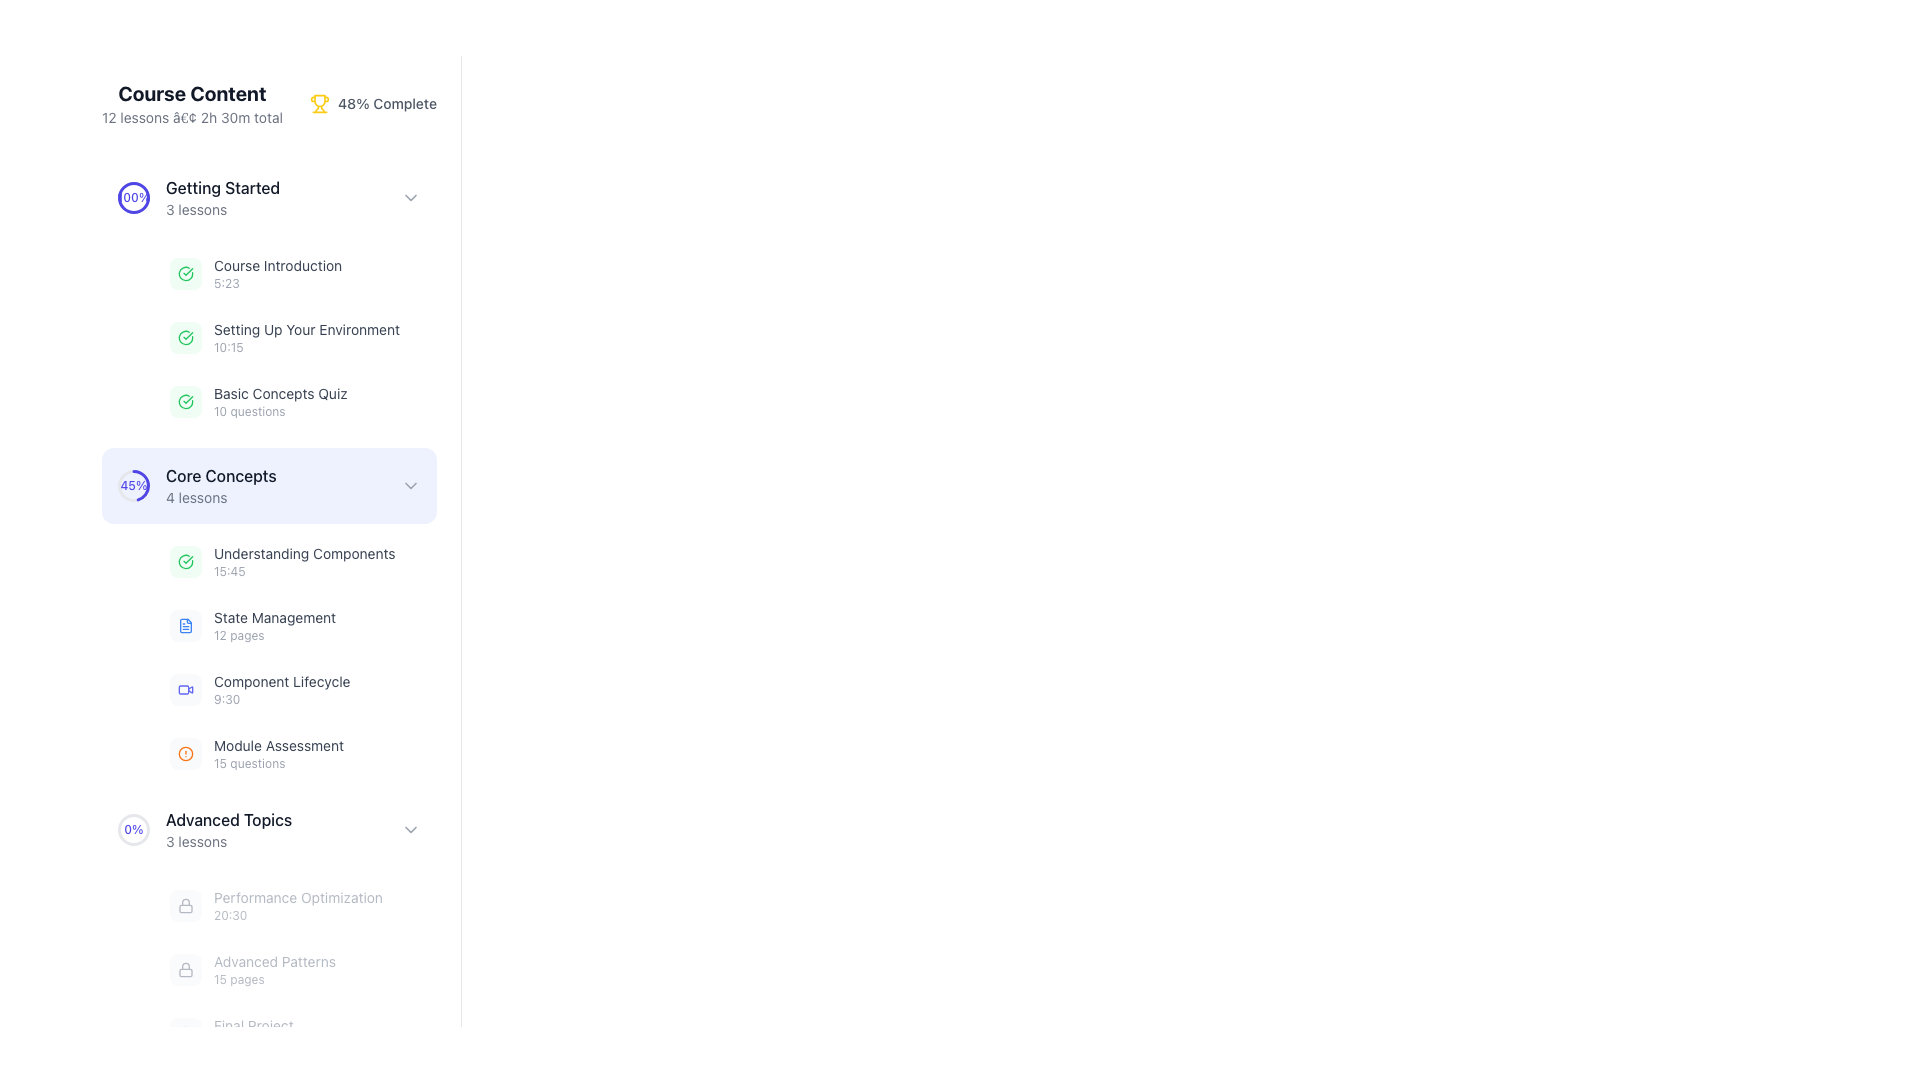 The height and width of the screenshot is (1080, 1920). I want to click on the List Item displaying Module Details, which features an orange circular icon and the text 'Module Assessment', so click(255, 753).